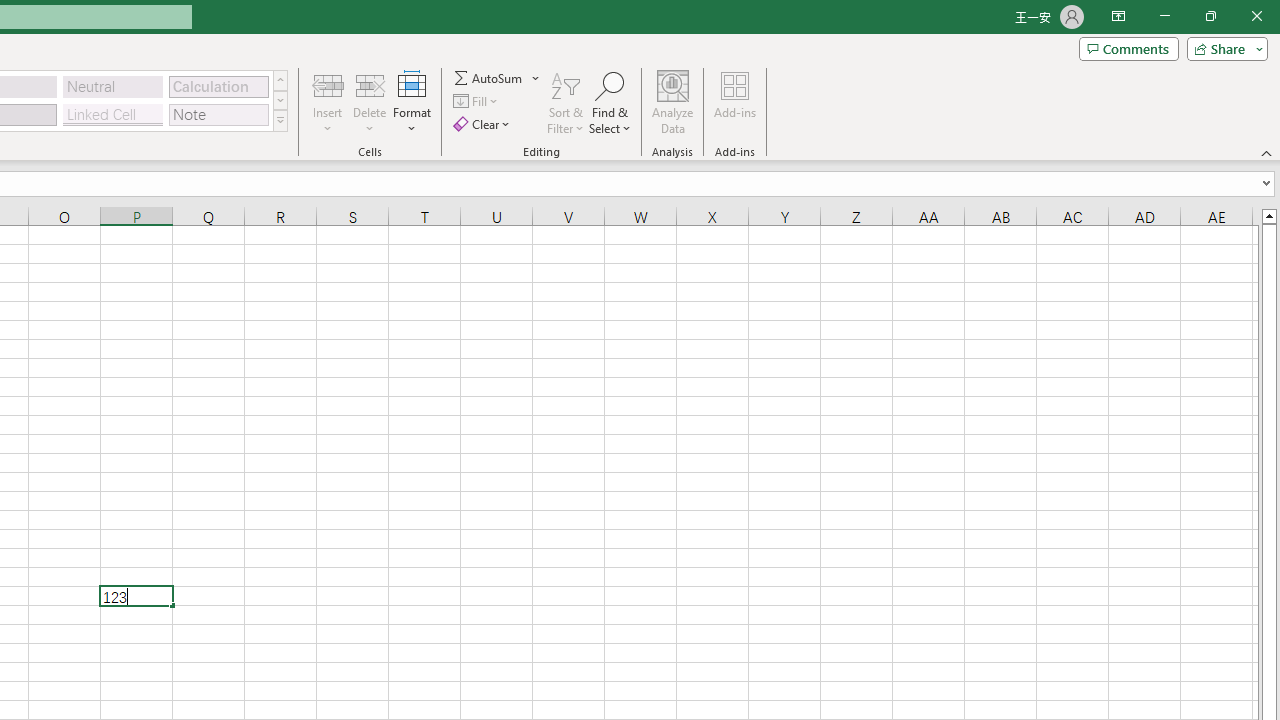 The width and height of the screenshot is (1280, 720). I want to click on 'AutoSum', so click(497, 77).